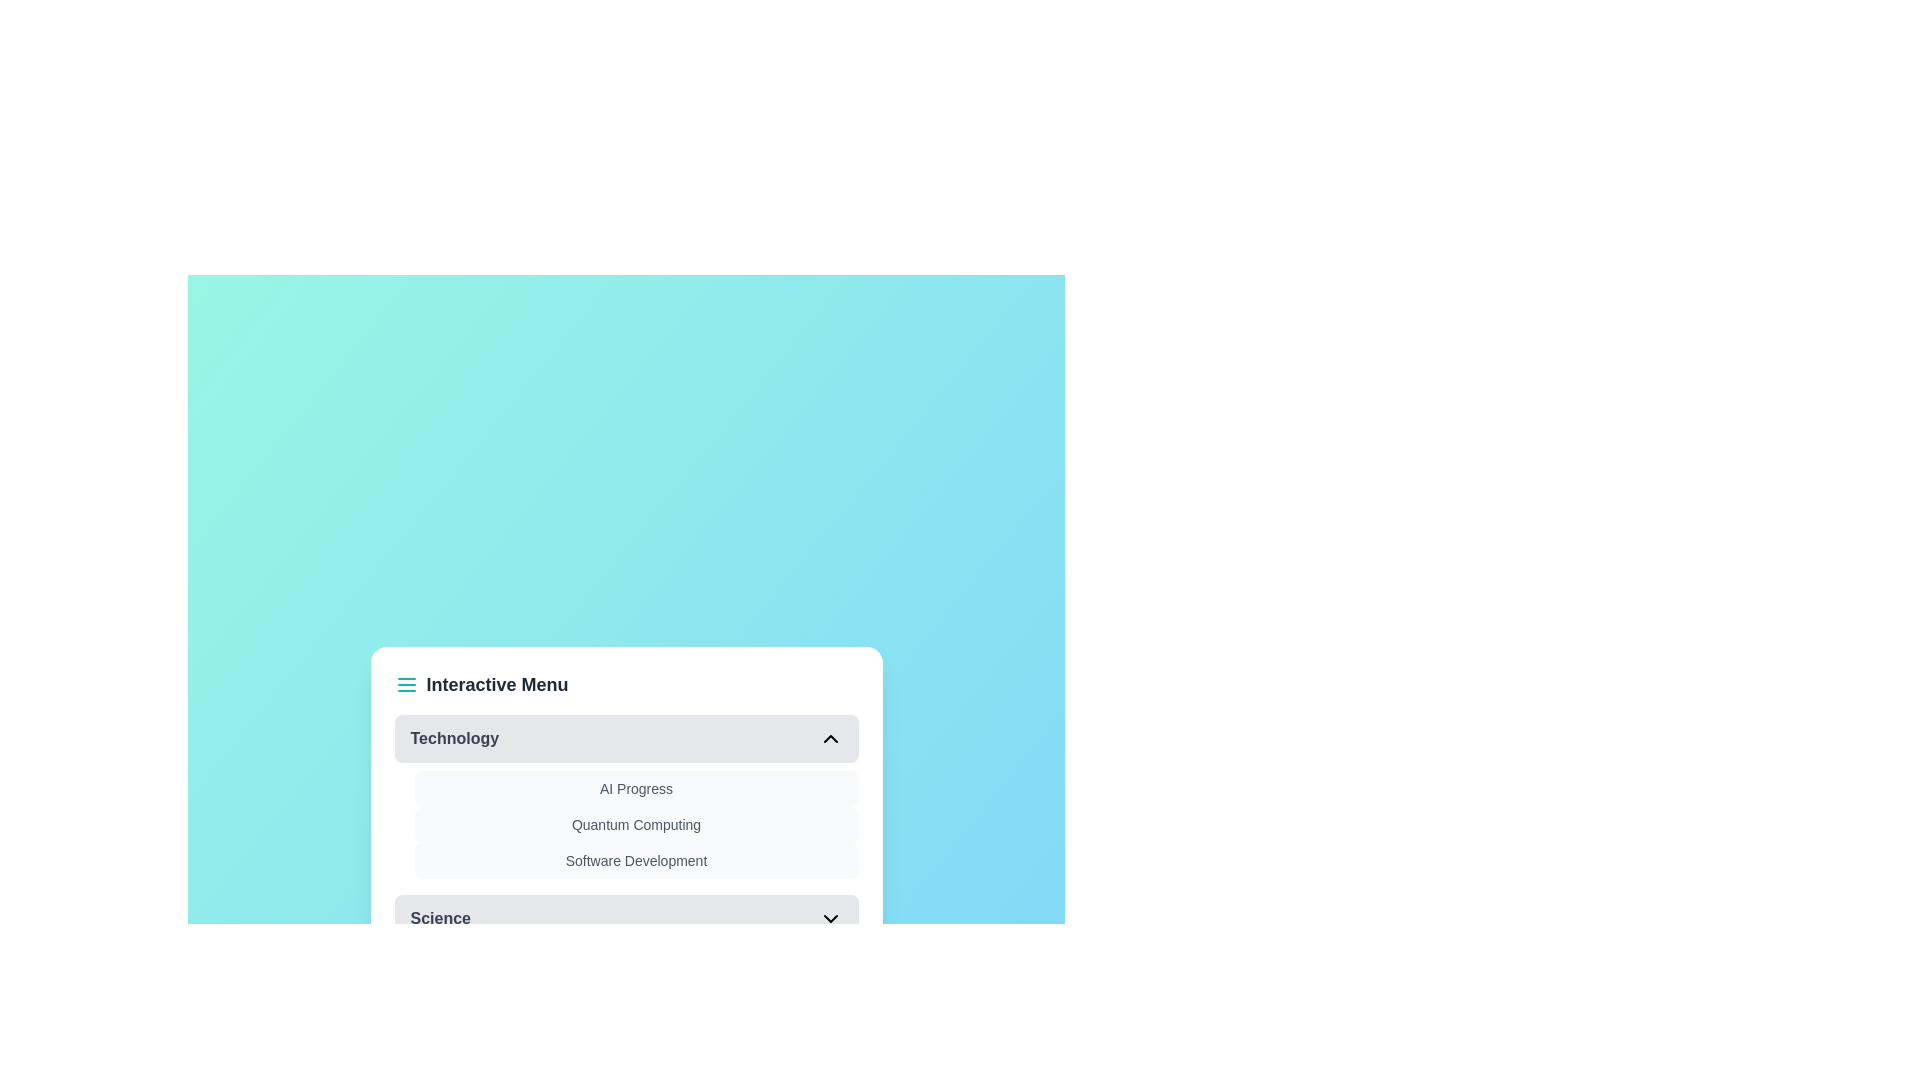  What do you see at coordinates (635, 859) in the screenshot?
I see `the Software Development to observe the hover effect` at bounding box center [635, 859].